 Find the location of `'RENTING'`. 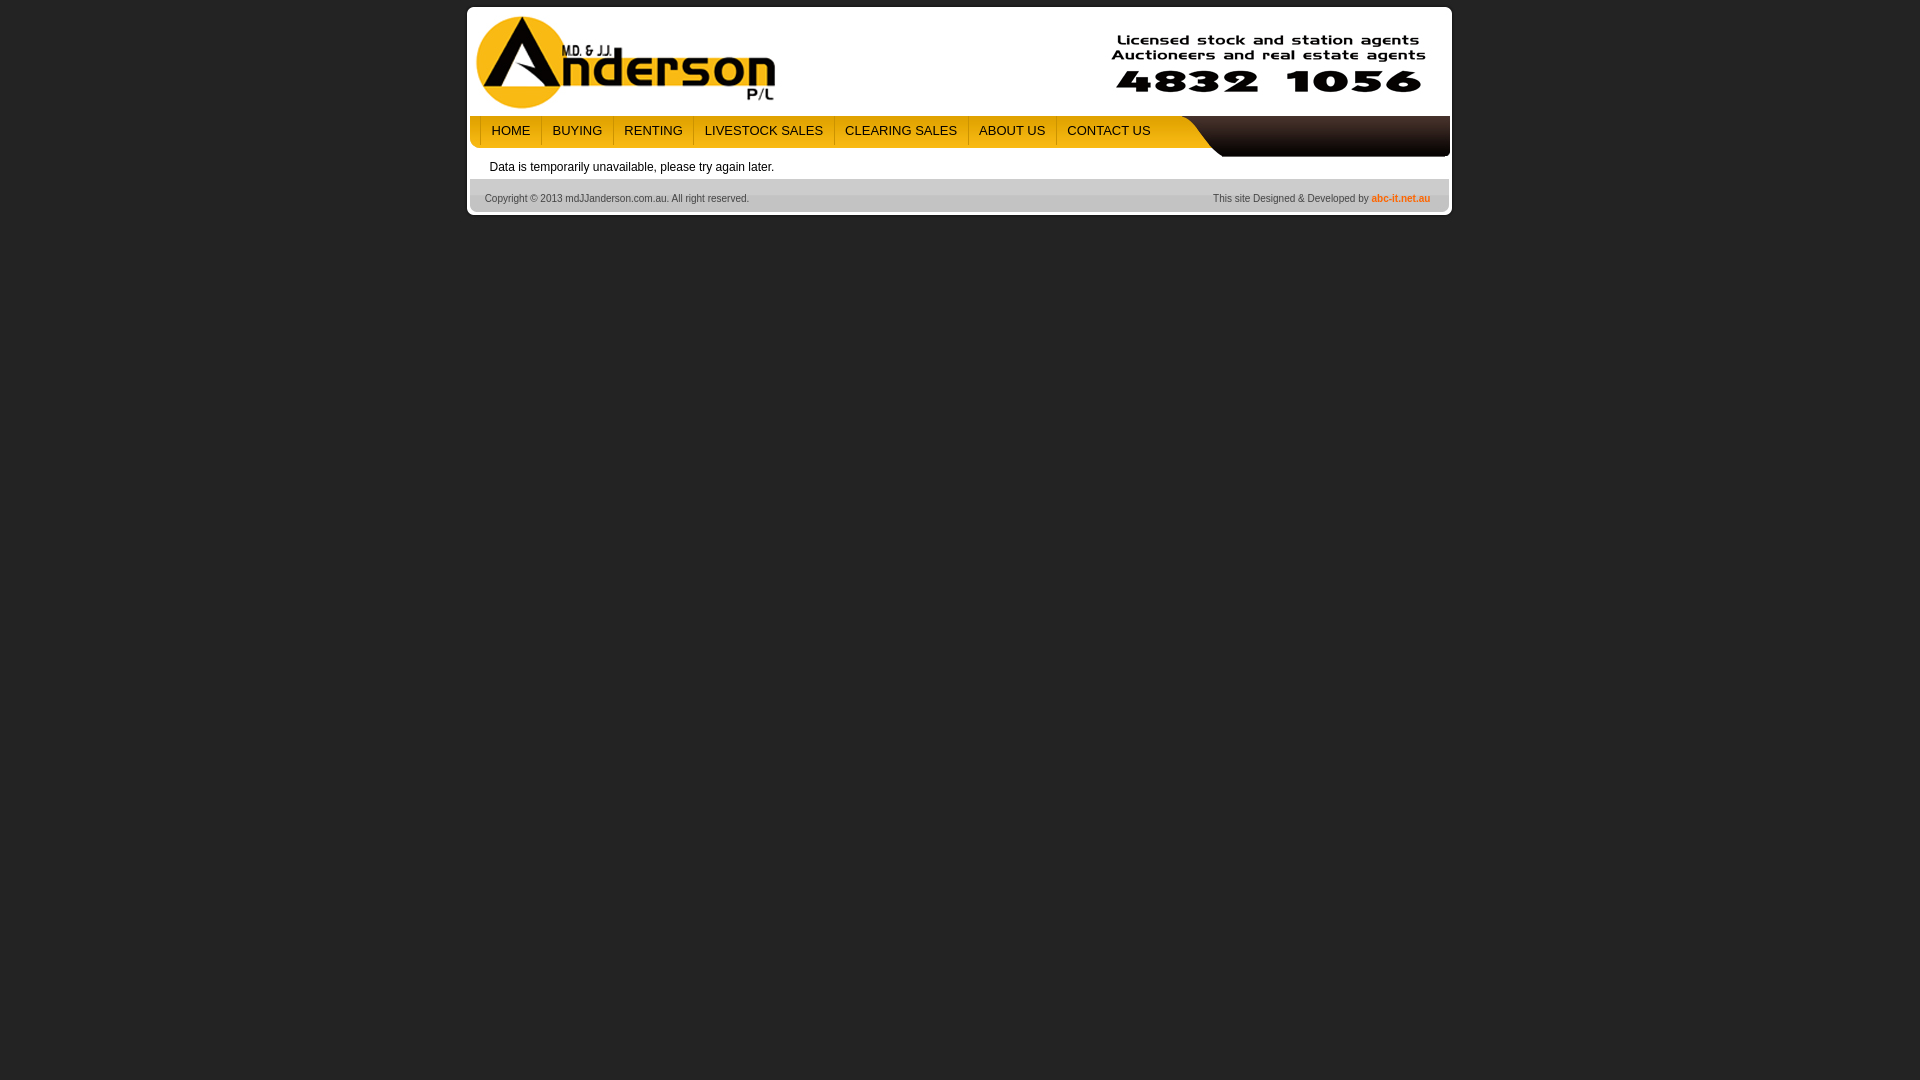

'RENTING' is located at coordinates (653, 130).